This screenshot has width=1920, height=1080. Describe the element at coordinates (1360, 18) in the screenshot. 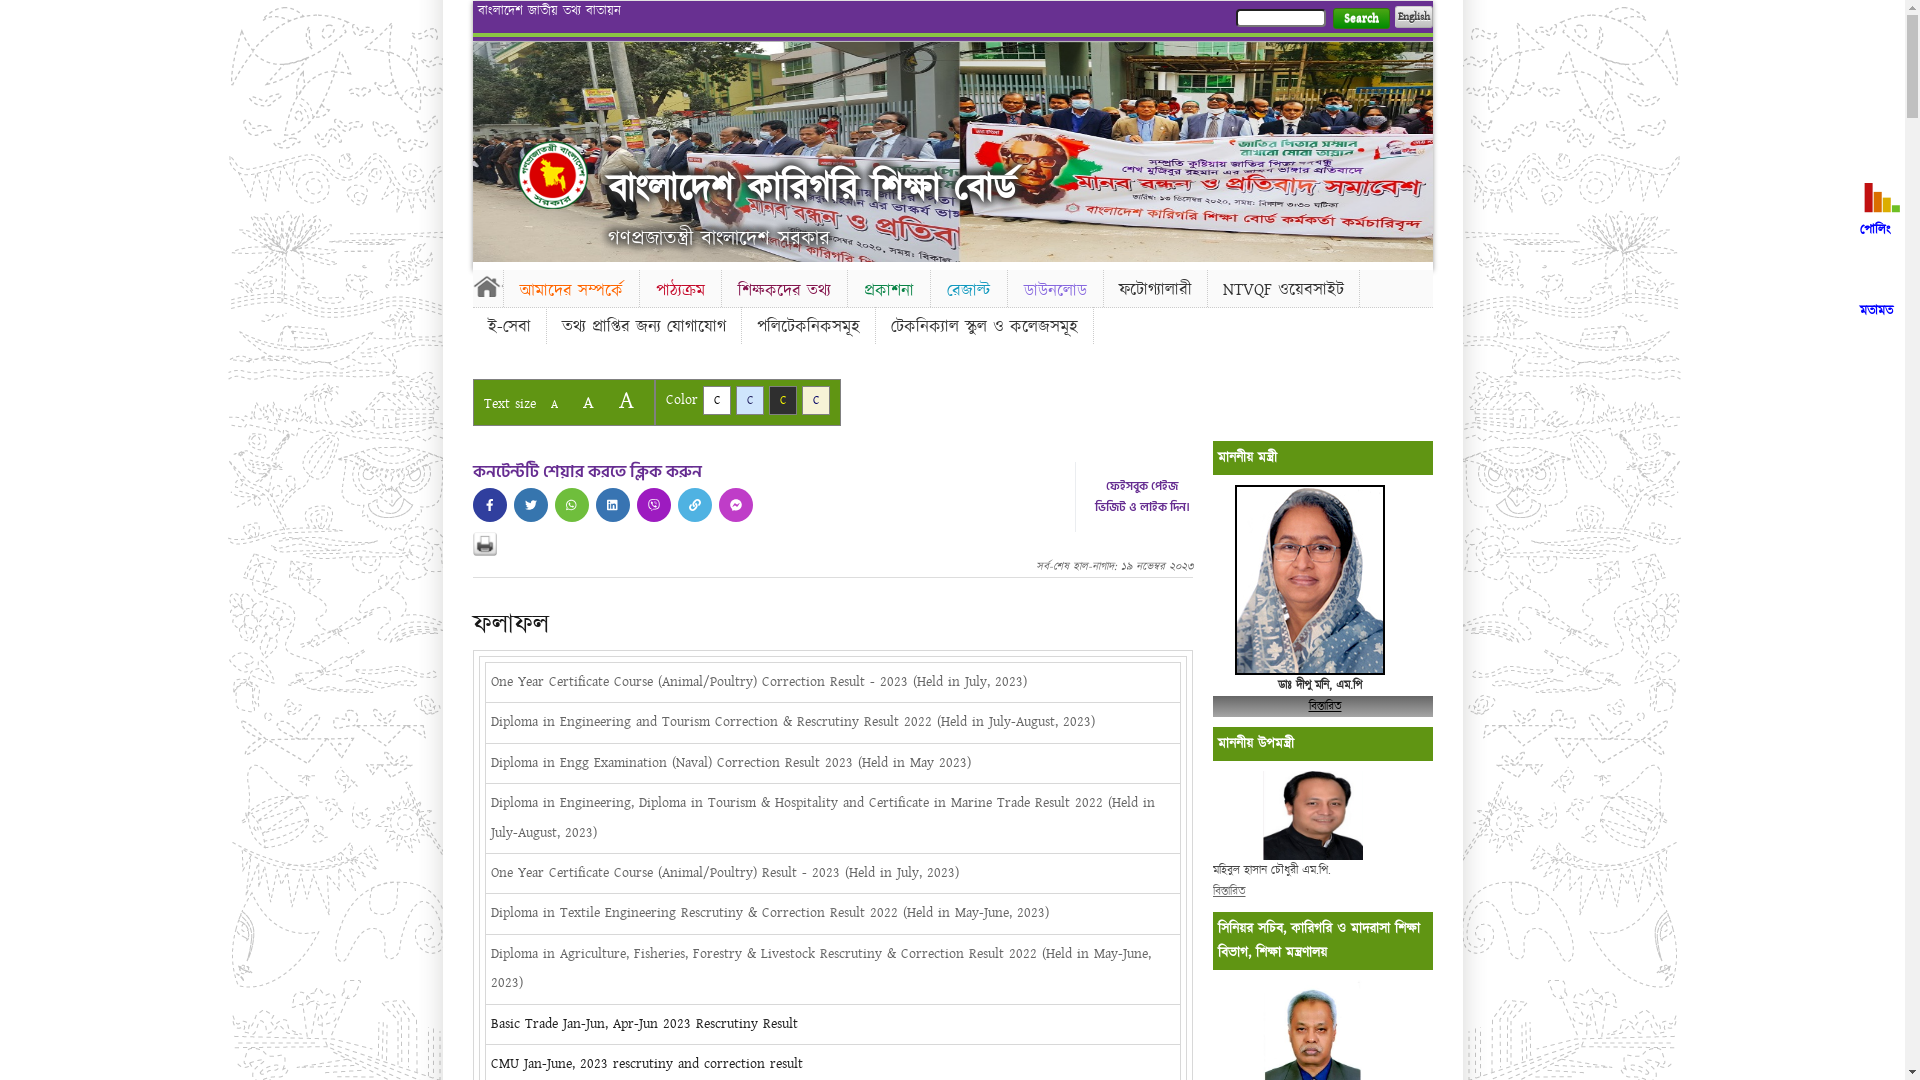

I see `'Search'` at that location.